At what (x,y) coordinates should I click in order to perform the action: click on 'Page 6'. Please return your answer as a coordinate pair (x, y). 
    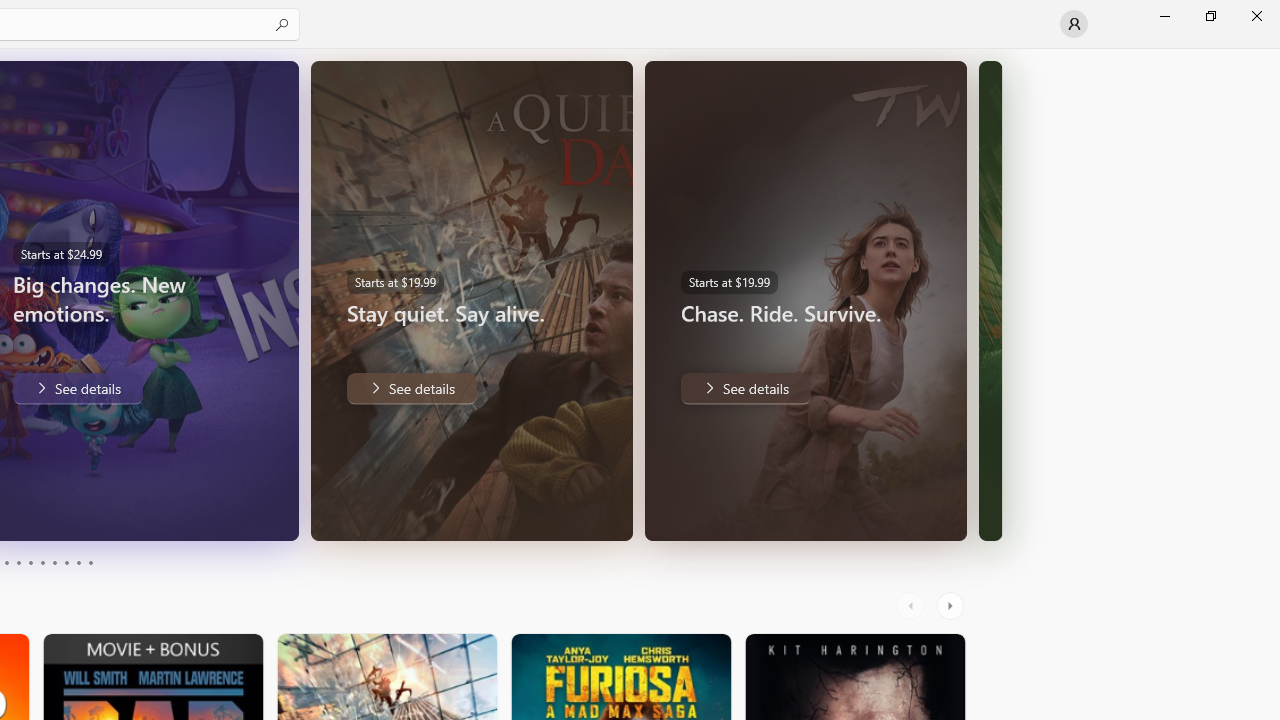
    Looking at the image, I should click on (42, 563).